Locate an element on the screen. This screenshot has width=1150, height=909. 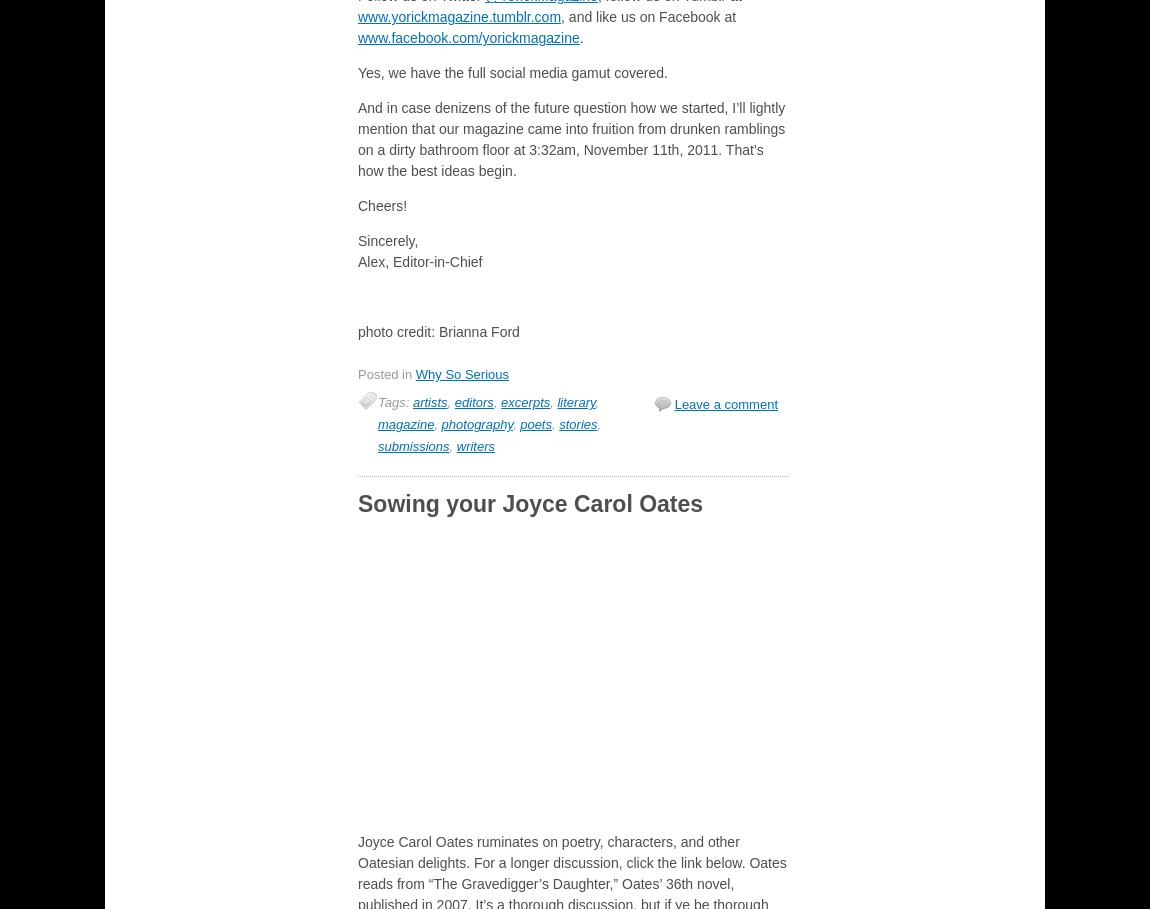
'Sincerely,' is located at coordinates (357, 239).